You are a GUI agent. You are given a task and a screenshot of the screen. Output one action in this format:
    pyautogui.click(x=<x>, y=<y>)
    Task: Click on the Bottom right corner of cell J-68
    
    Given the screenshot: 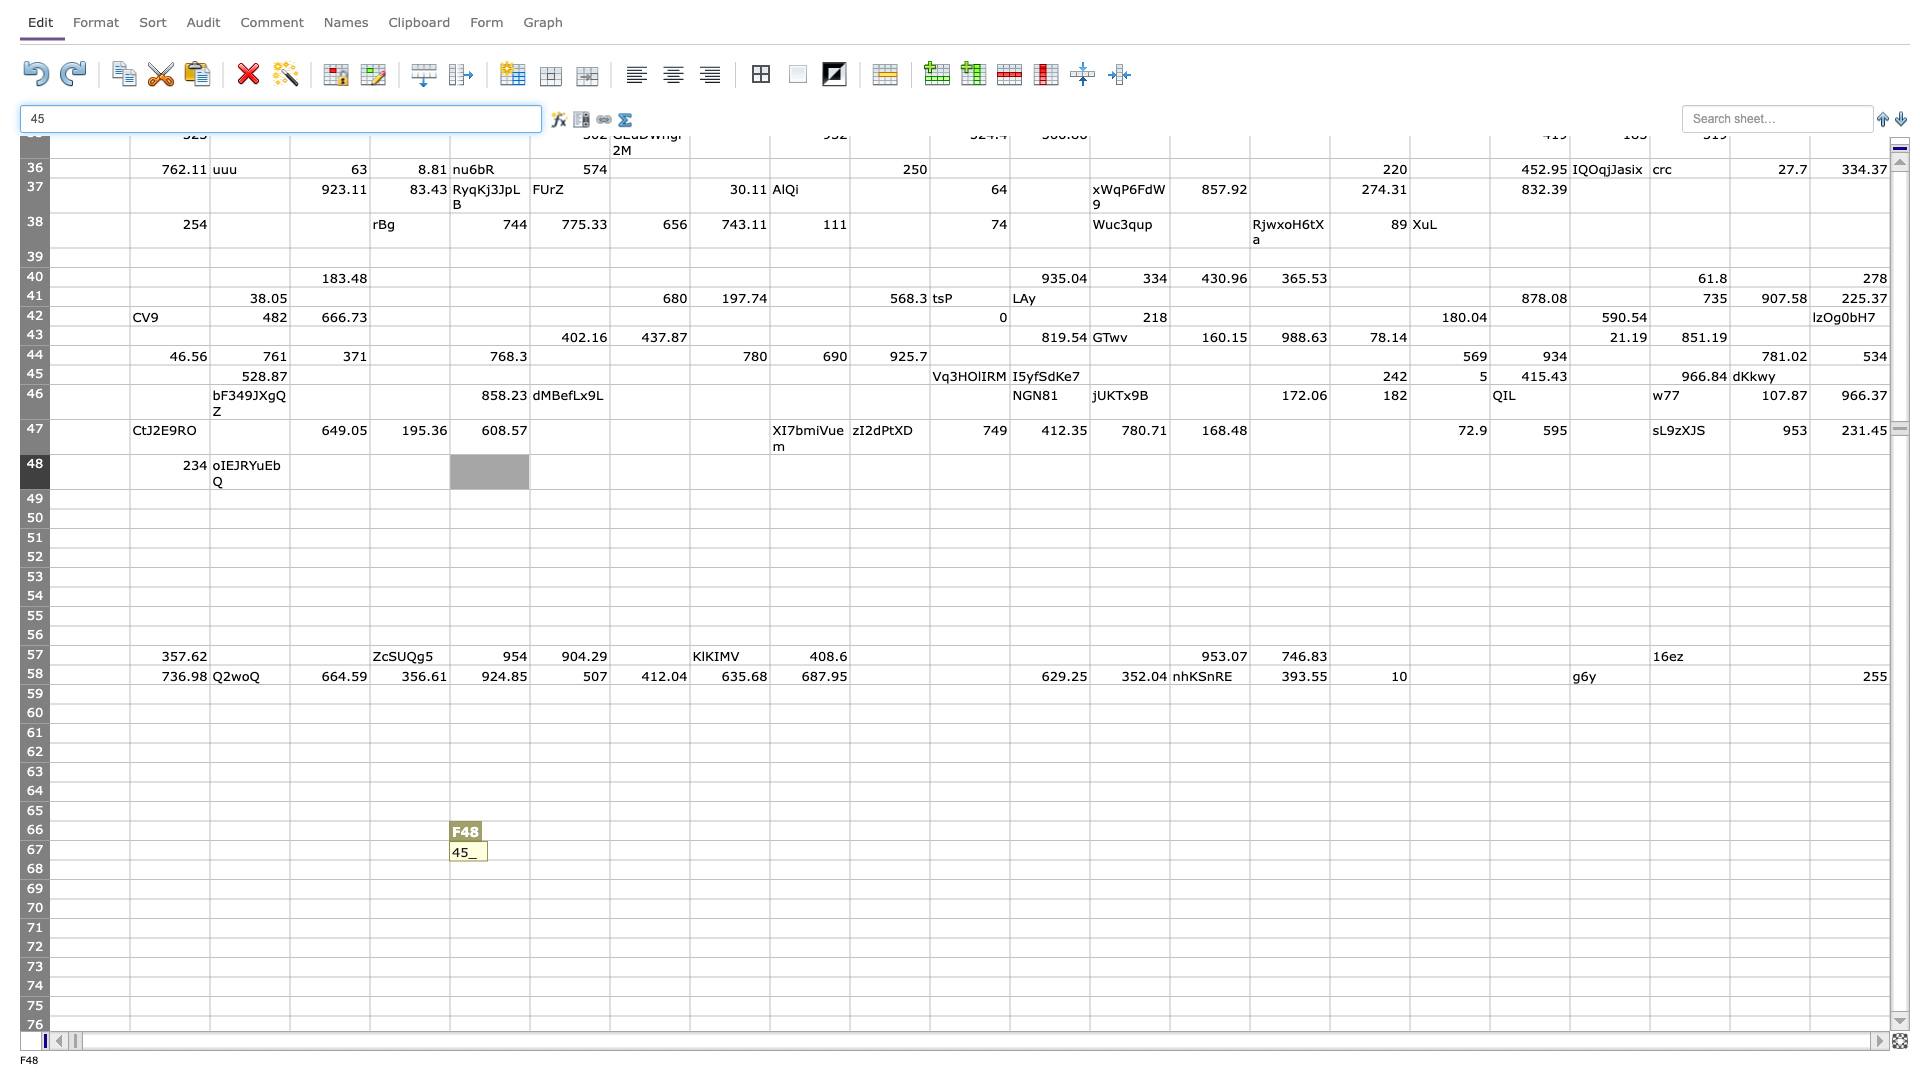 What is the action you would take?
    pyautogui.click(x=849, y=878)
    